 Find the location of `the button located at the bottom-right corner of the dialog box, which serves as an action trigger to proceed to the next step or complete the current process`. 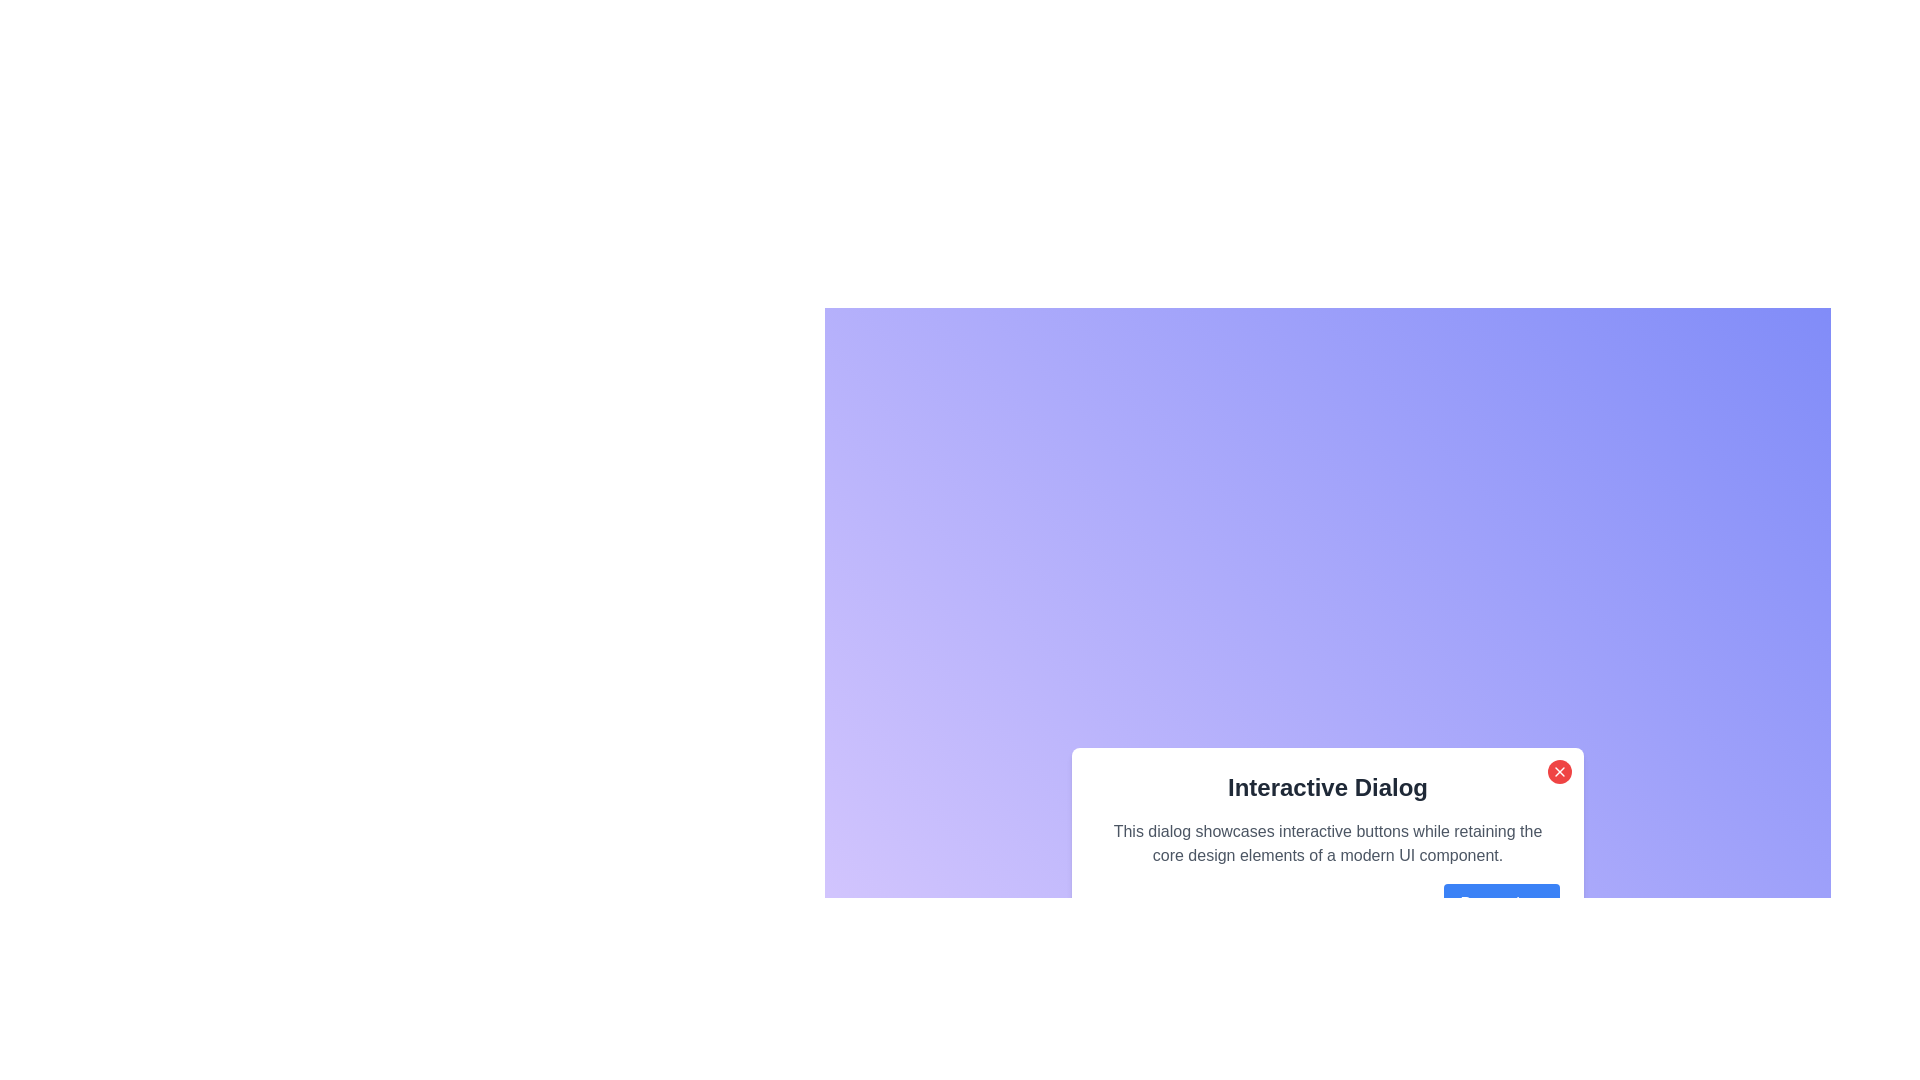

the button located at the bottom-right corner of the dialog box, which serves as an action trigger to proceed to the next step or complete the current process is located at coordinates (1328, 903).